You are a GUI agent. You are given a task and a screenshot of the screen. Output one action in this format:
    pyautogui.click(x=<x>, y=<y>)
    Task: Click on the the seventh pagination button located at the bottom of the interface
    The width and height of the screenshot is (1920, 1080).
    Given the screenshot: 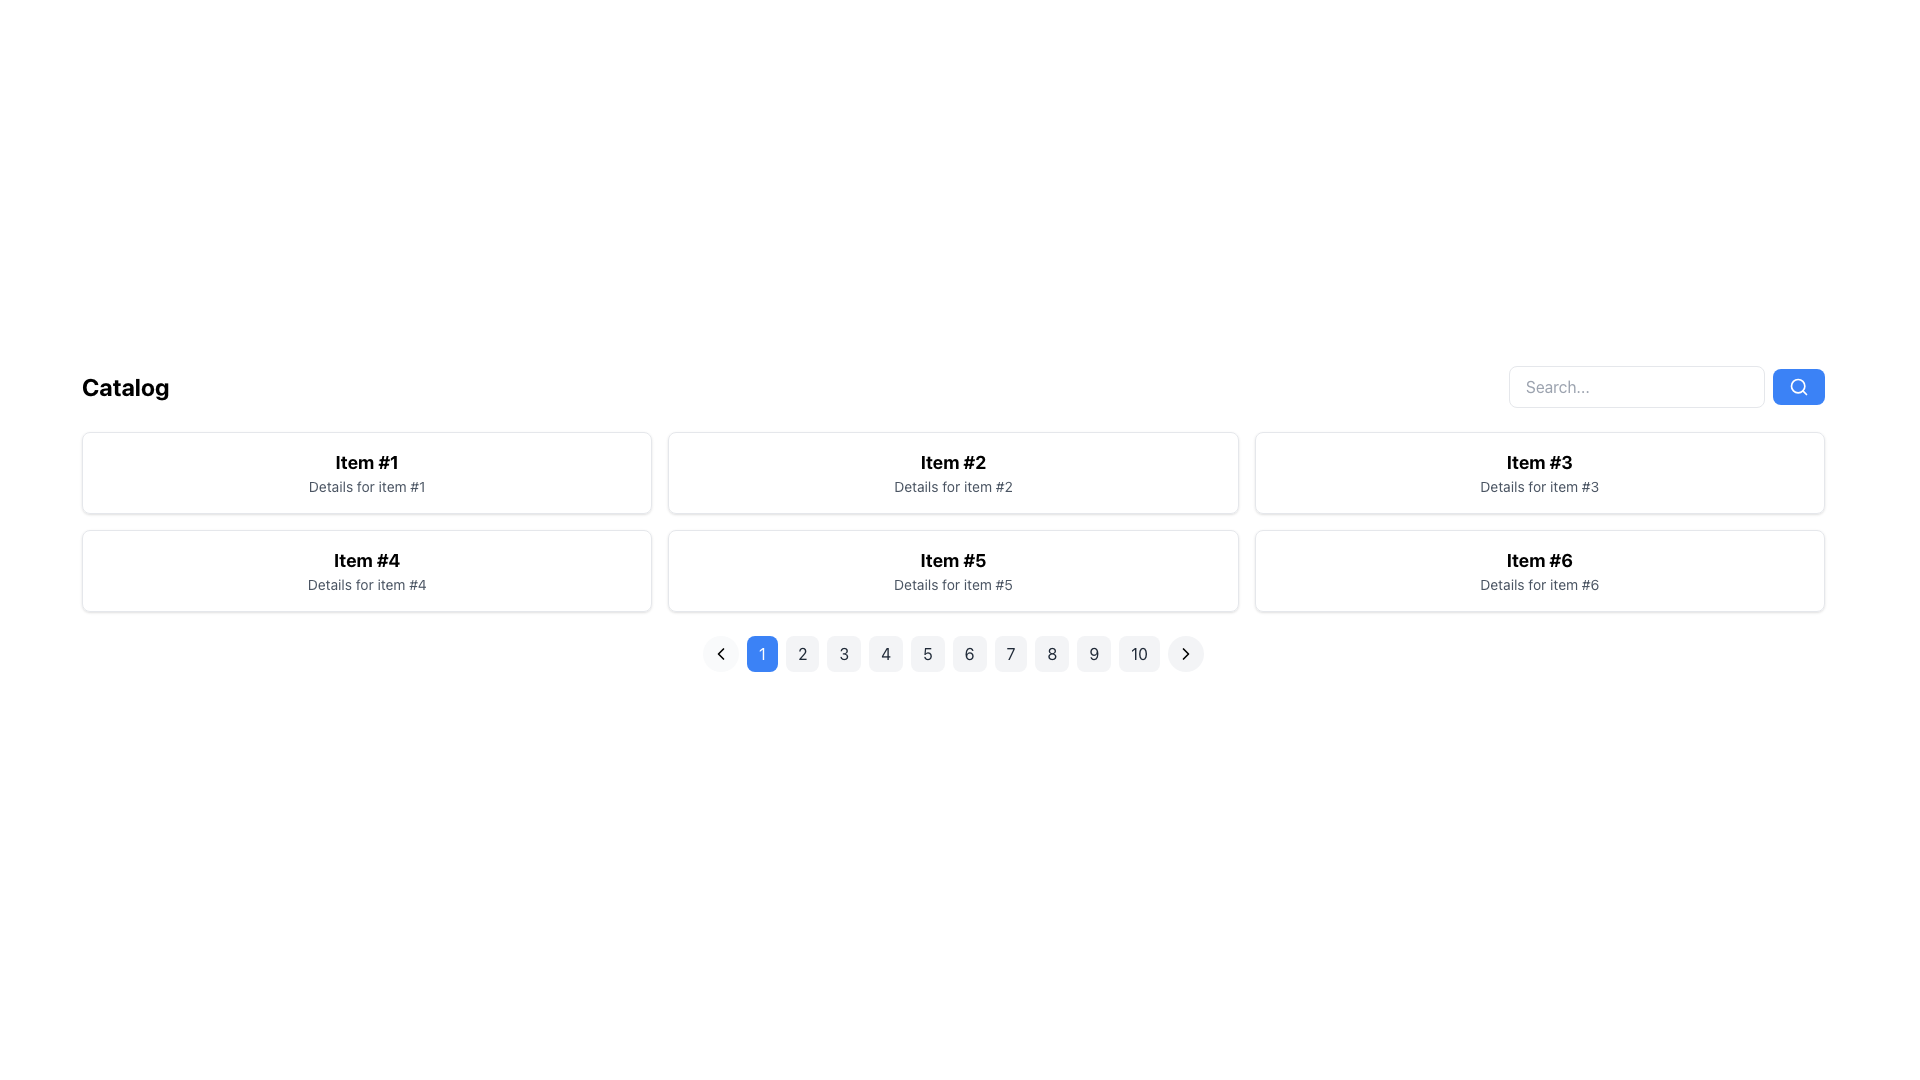 What is the action you would take?
    pyautogui.click(x=1011, y=654)
    